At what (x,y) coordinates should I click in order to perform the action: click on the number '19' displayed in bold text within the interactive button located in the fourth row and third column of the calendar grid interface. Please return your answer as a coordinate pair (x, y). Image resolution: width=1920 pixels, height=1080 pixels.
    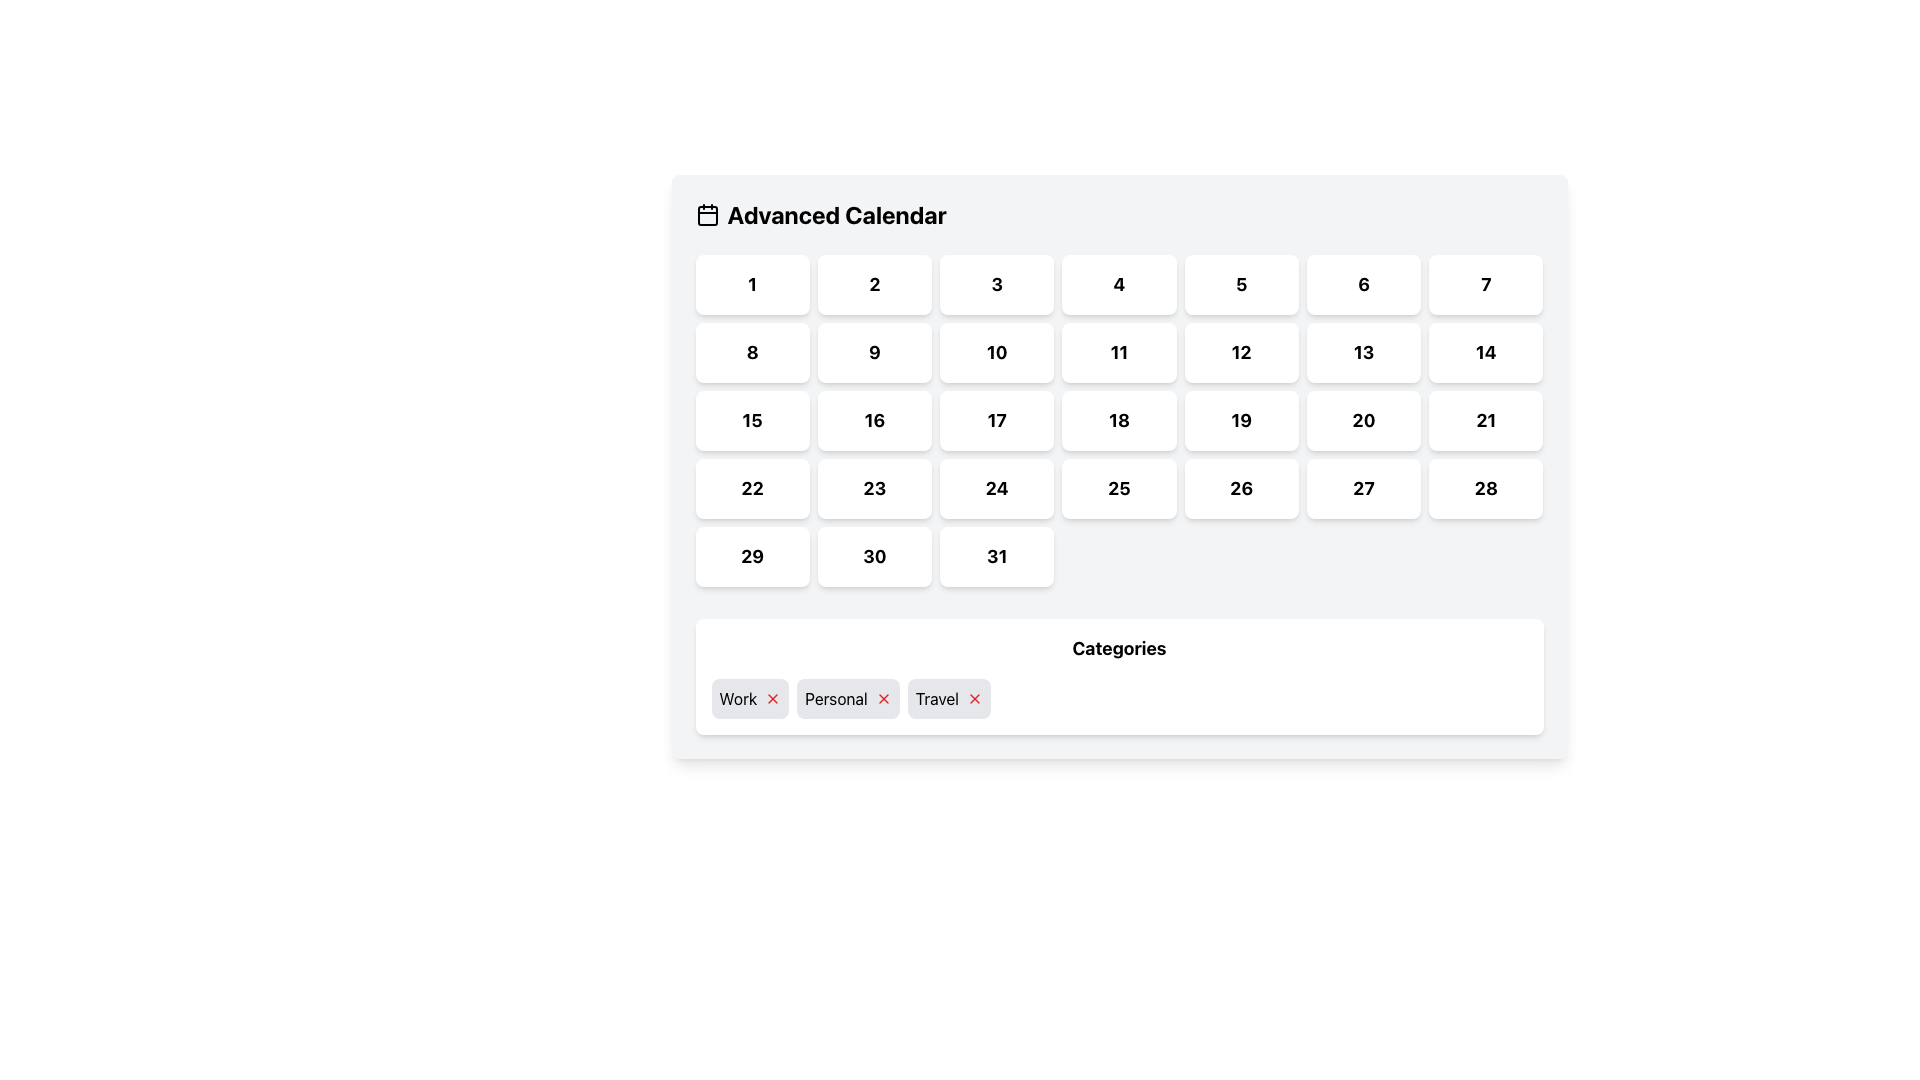
    Looking at the image, I should click on (1240, 419).